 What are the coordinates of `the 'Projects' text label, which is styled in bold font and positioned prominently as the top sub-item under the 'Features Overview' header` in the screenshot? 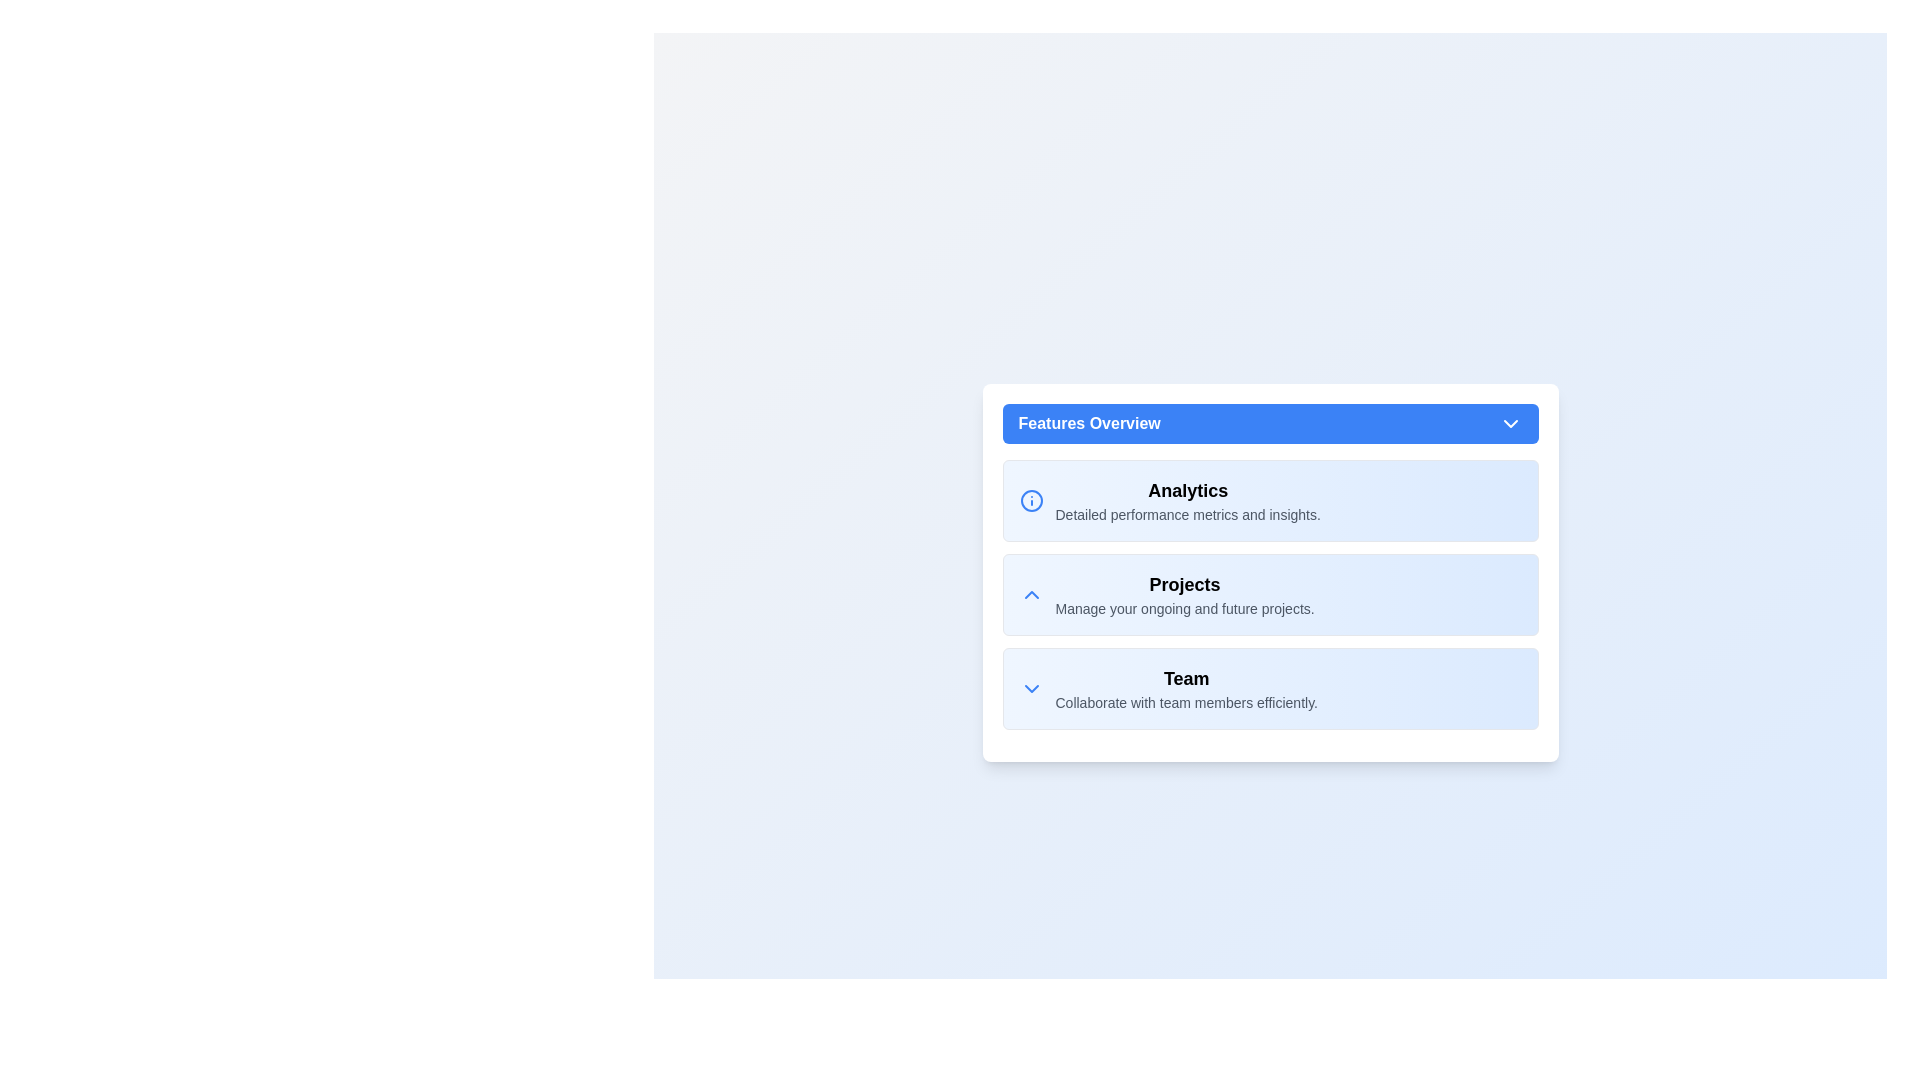 It's located at (1185, 585).